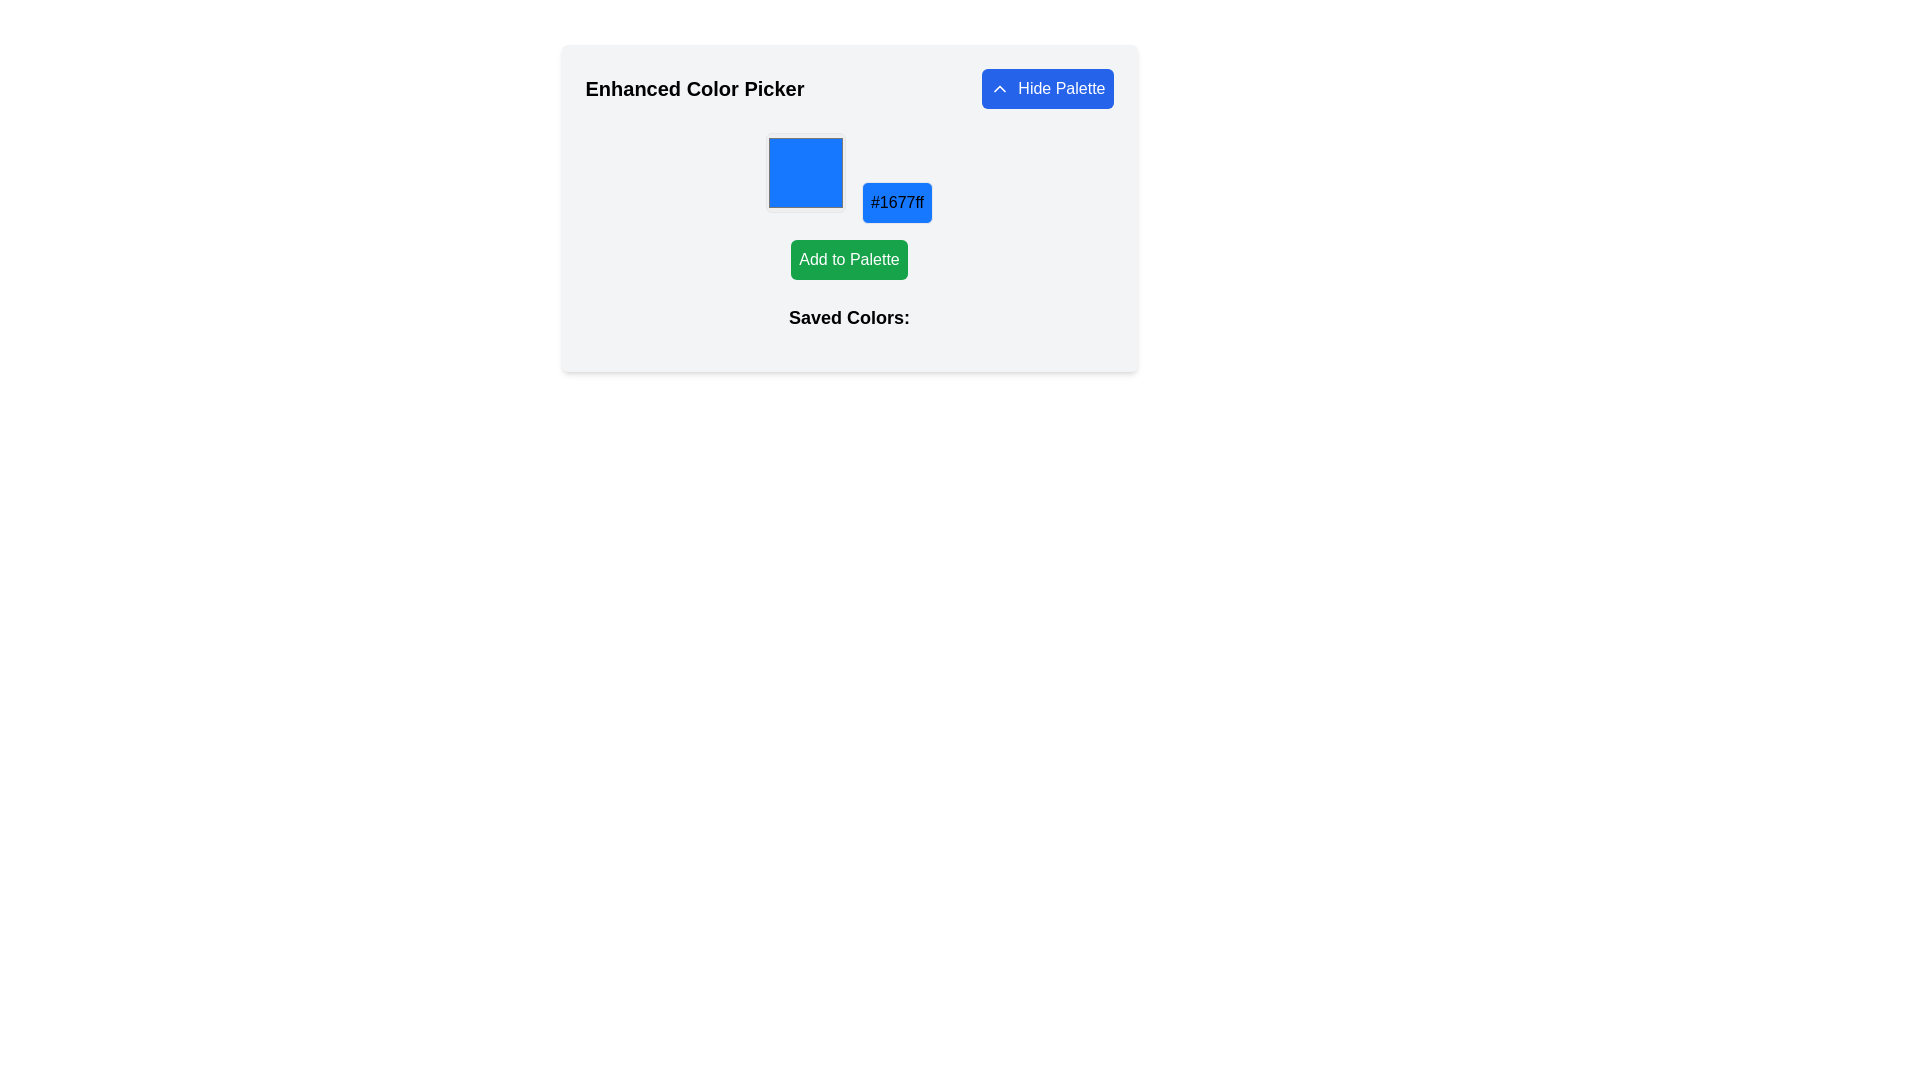 The image size is (1920, 1080). Describe the element at coordinates (849, 177) in the screenshot. I see `the bold, blue-colored static text displaying the hexadecimal color code '#1677ff' within the color selection panel` at that location.